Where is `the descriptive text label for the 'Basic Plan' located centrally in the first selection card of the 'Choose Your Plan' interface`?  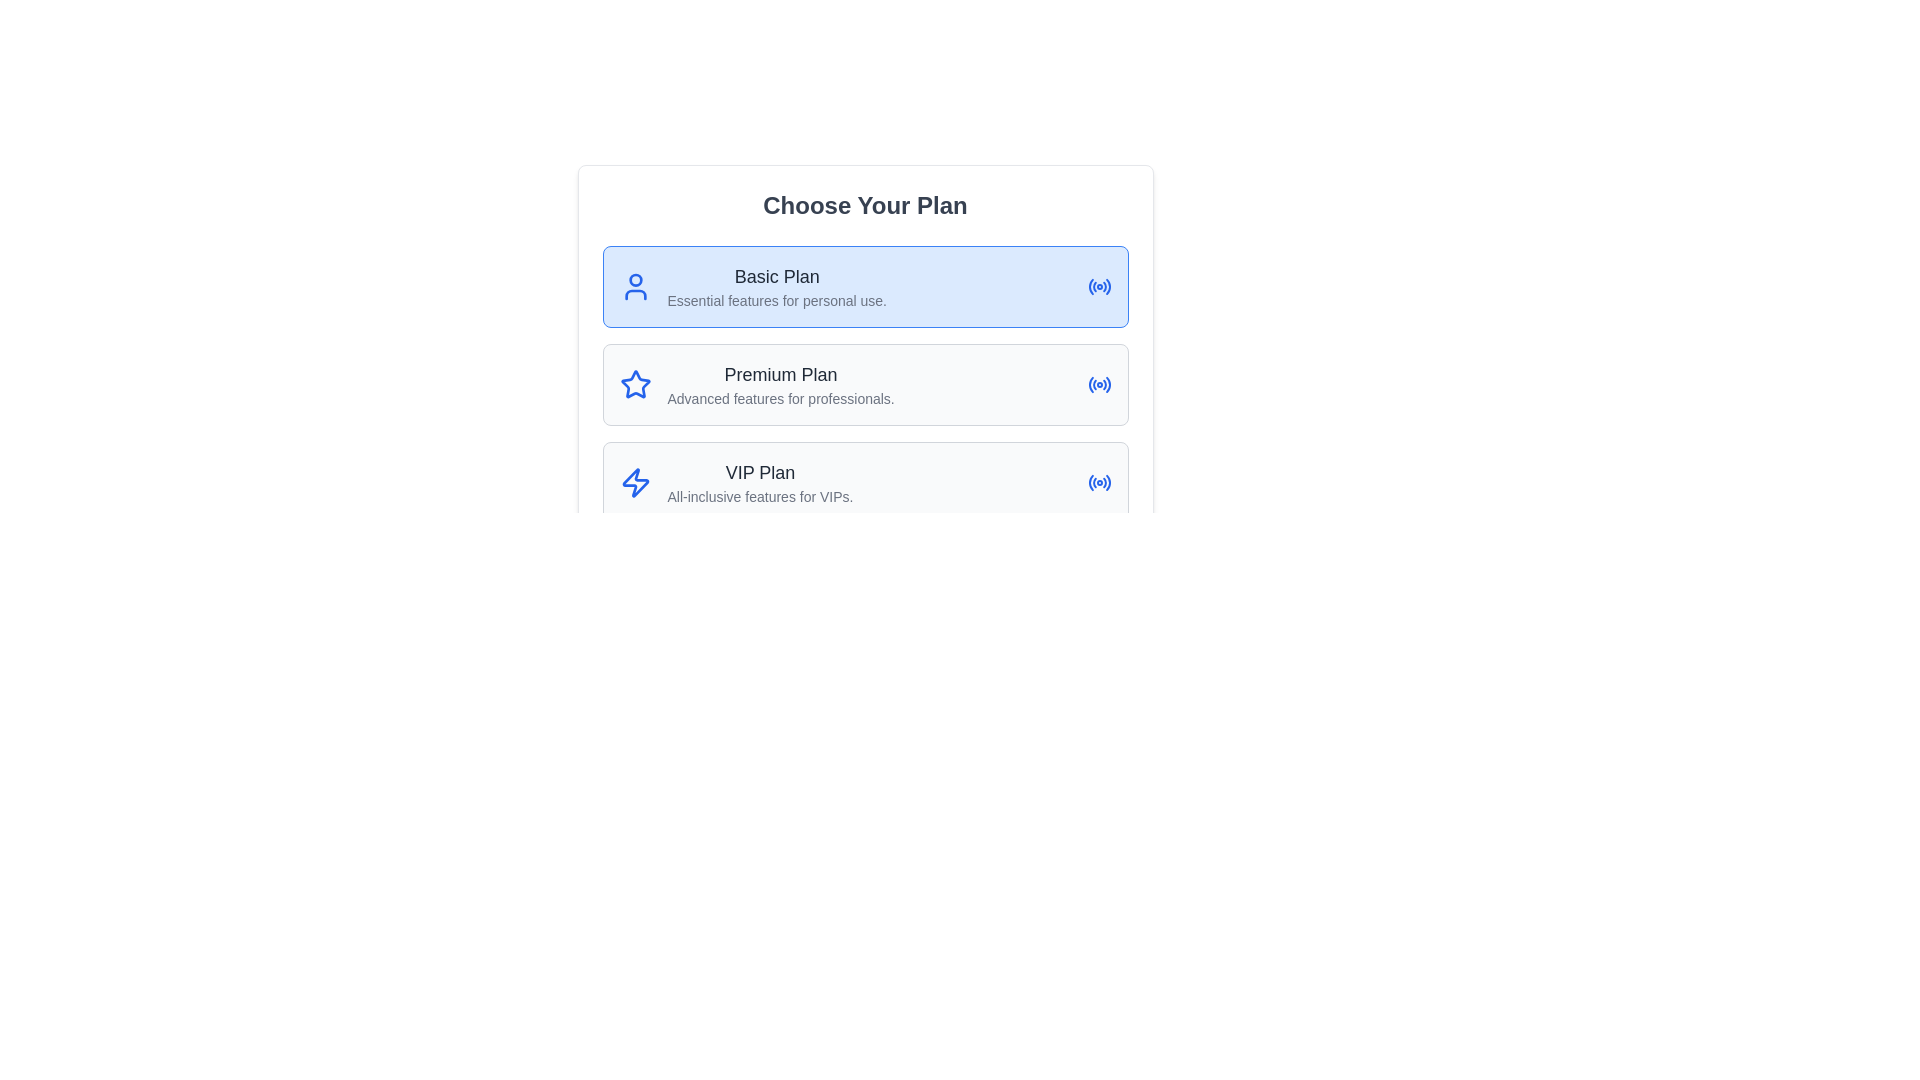 the descriptive text label for the 'Basic Plan' located centrally in the first selection card of the 'Choose Your Plan' interface is located at coordinates (776, 286).